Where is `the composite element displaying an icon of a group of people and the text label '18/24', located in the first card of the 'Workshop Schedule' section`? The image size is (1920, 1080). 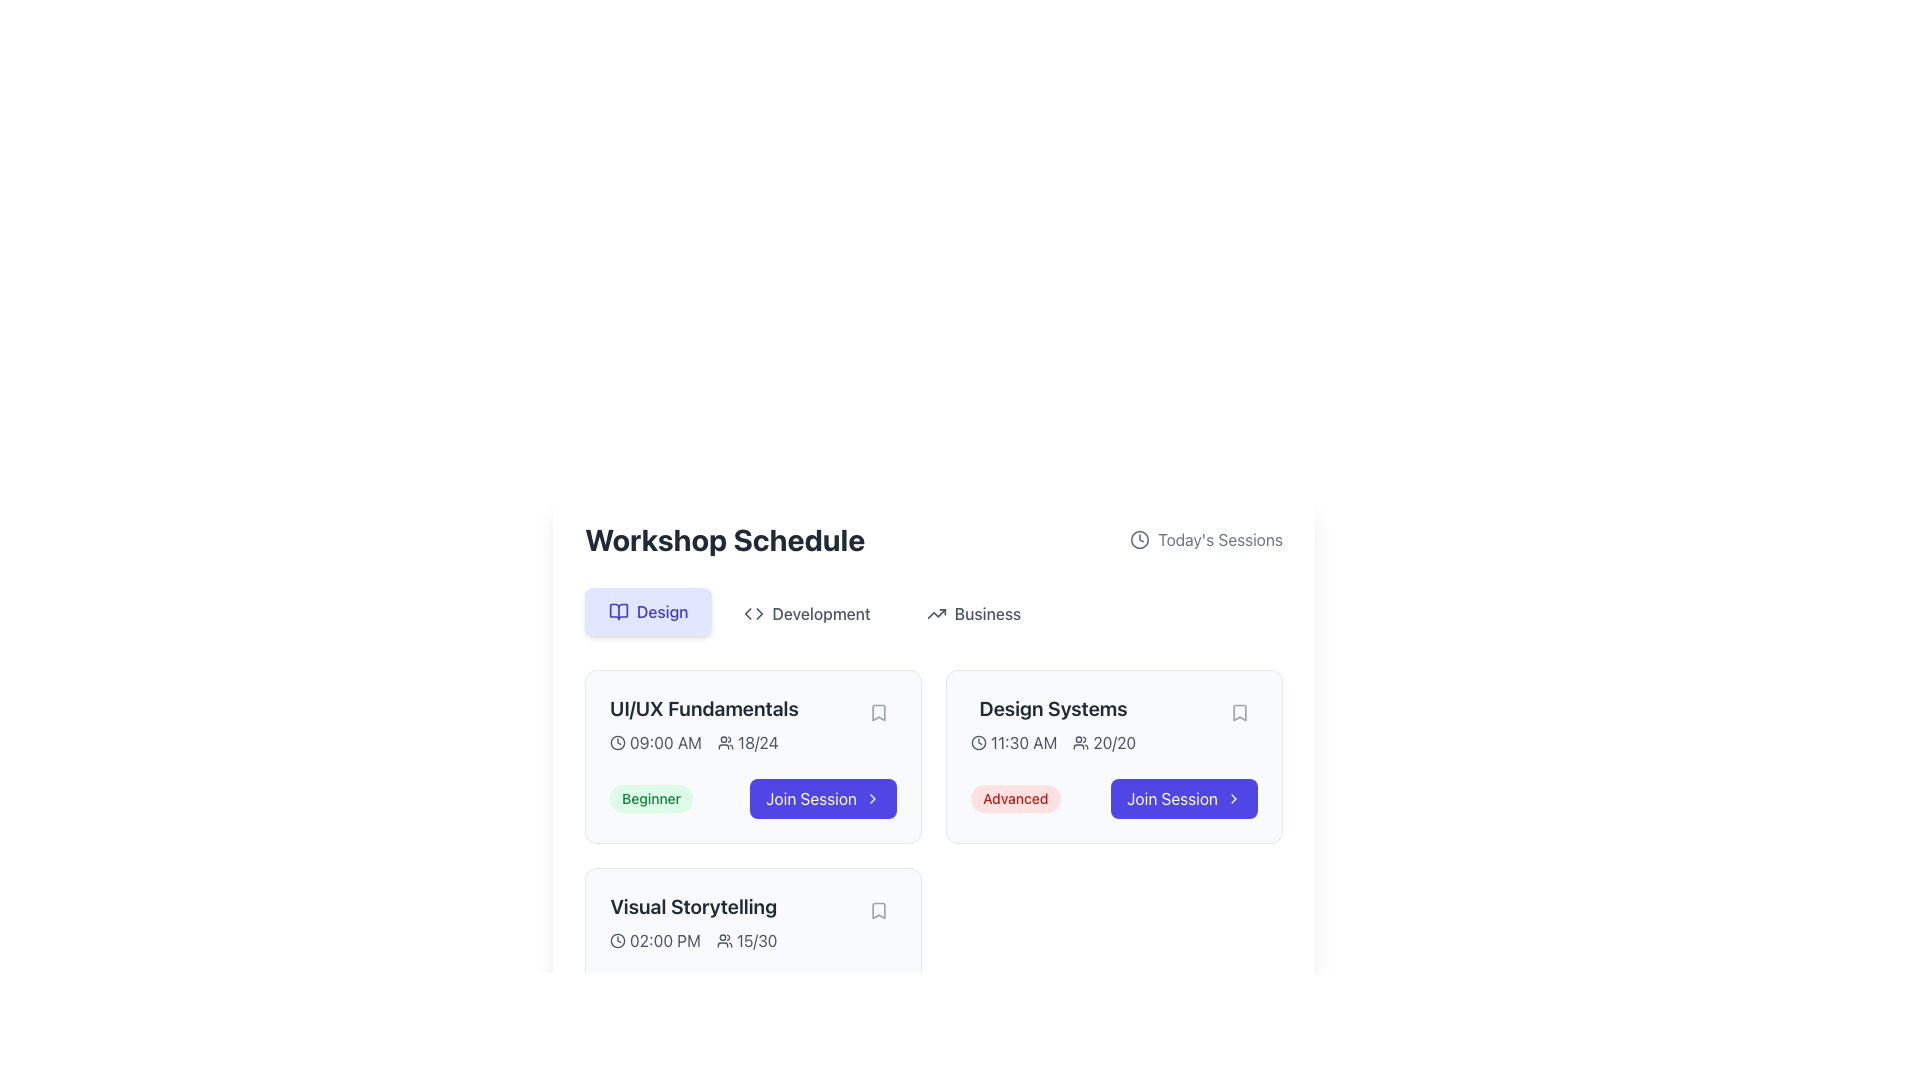 the composite element displaying an icon of a group of people and the text label '18/24', located in the first card of the 'Workshop Schedule' section is located at coordinates (747, 743).